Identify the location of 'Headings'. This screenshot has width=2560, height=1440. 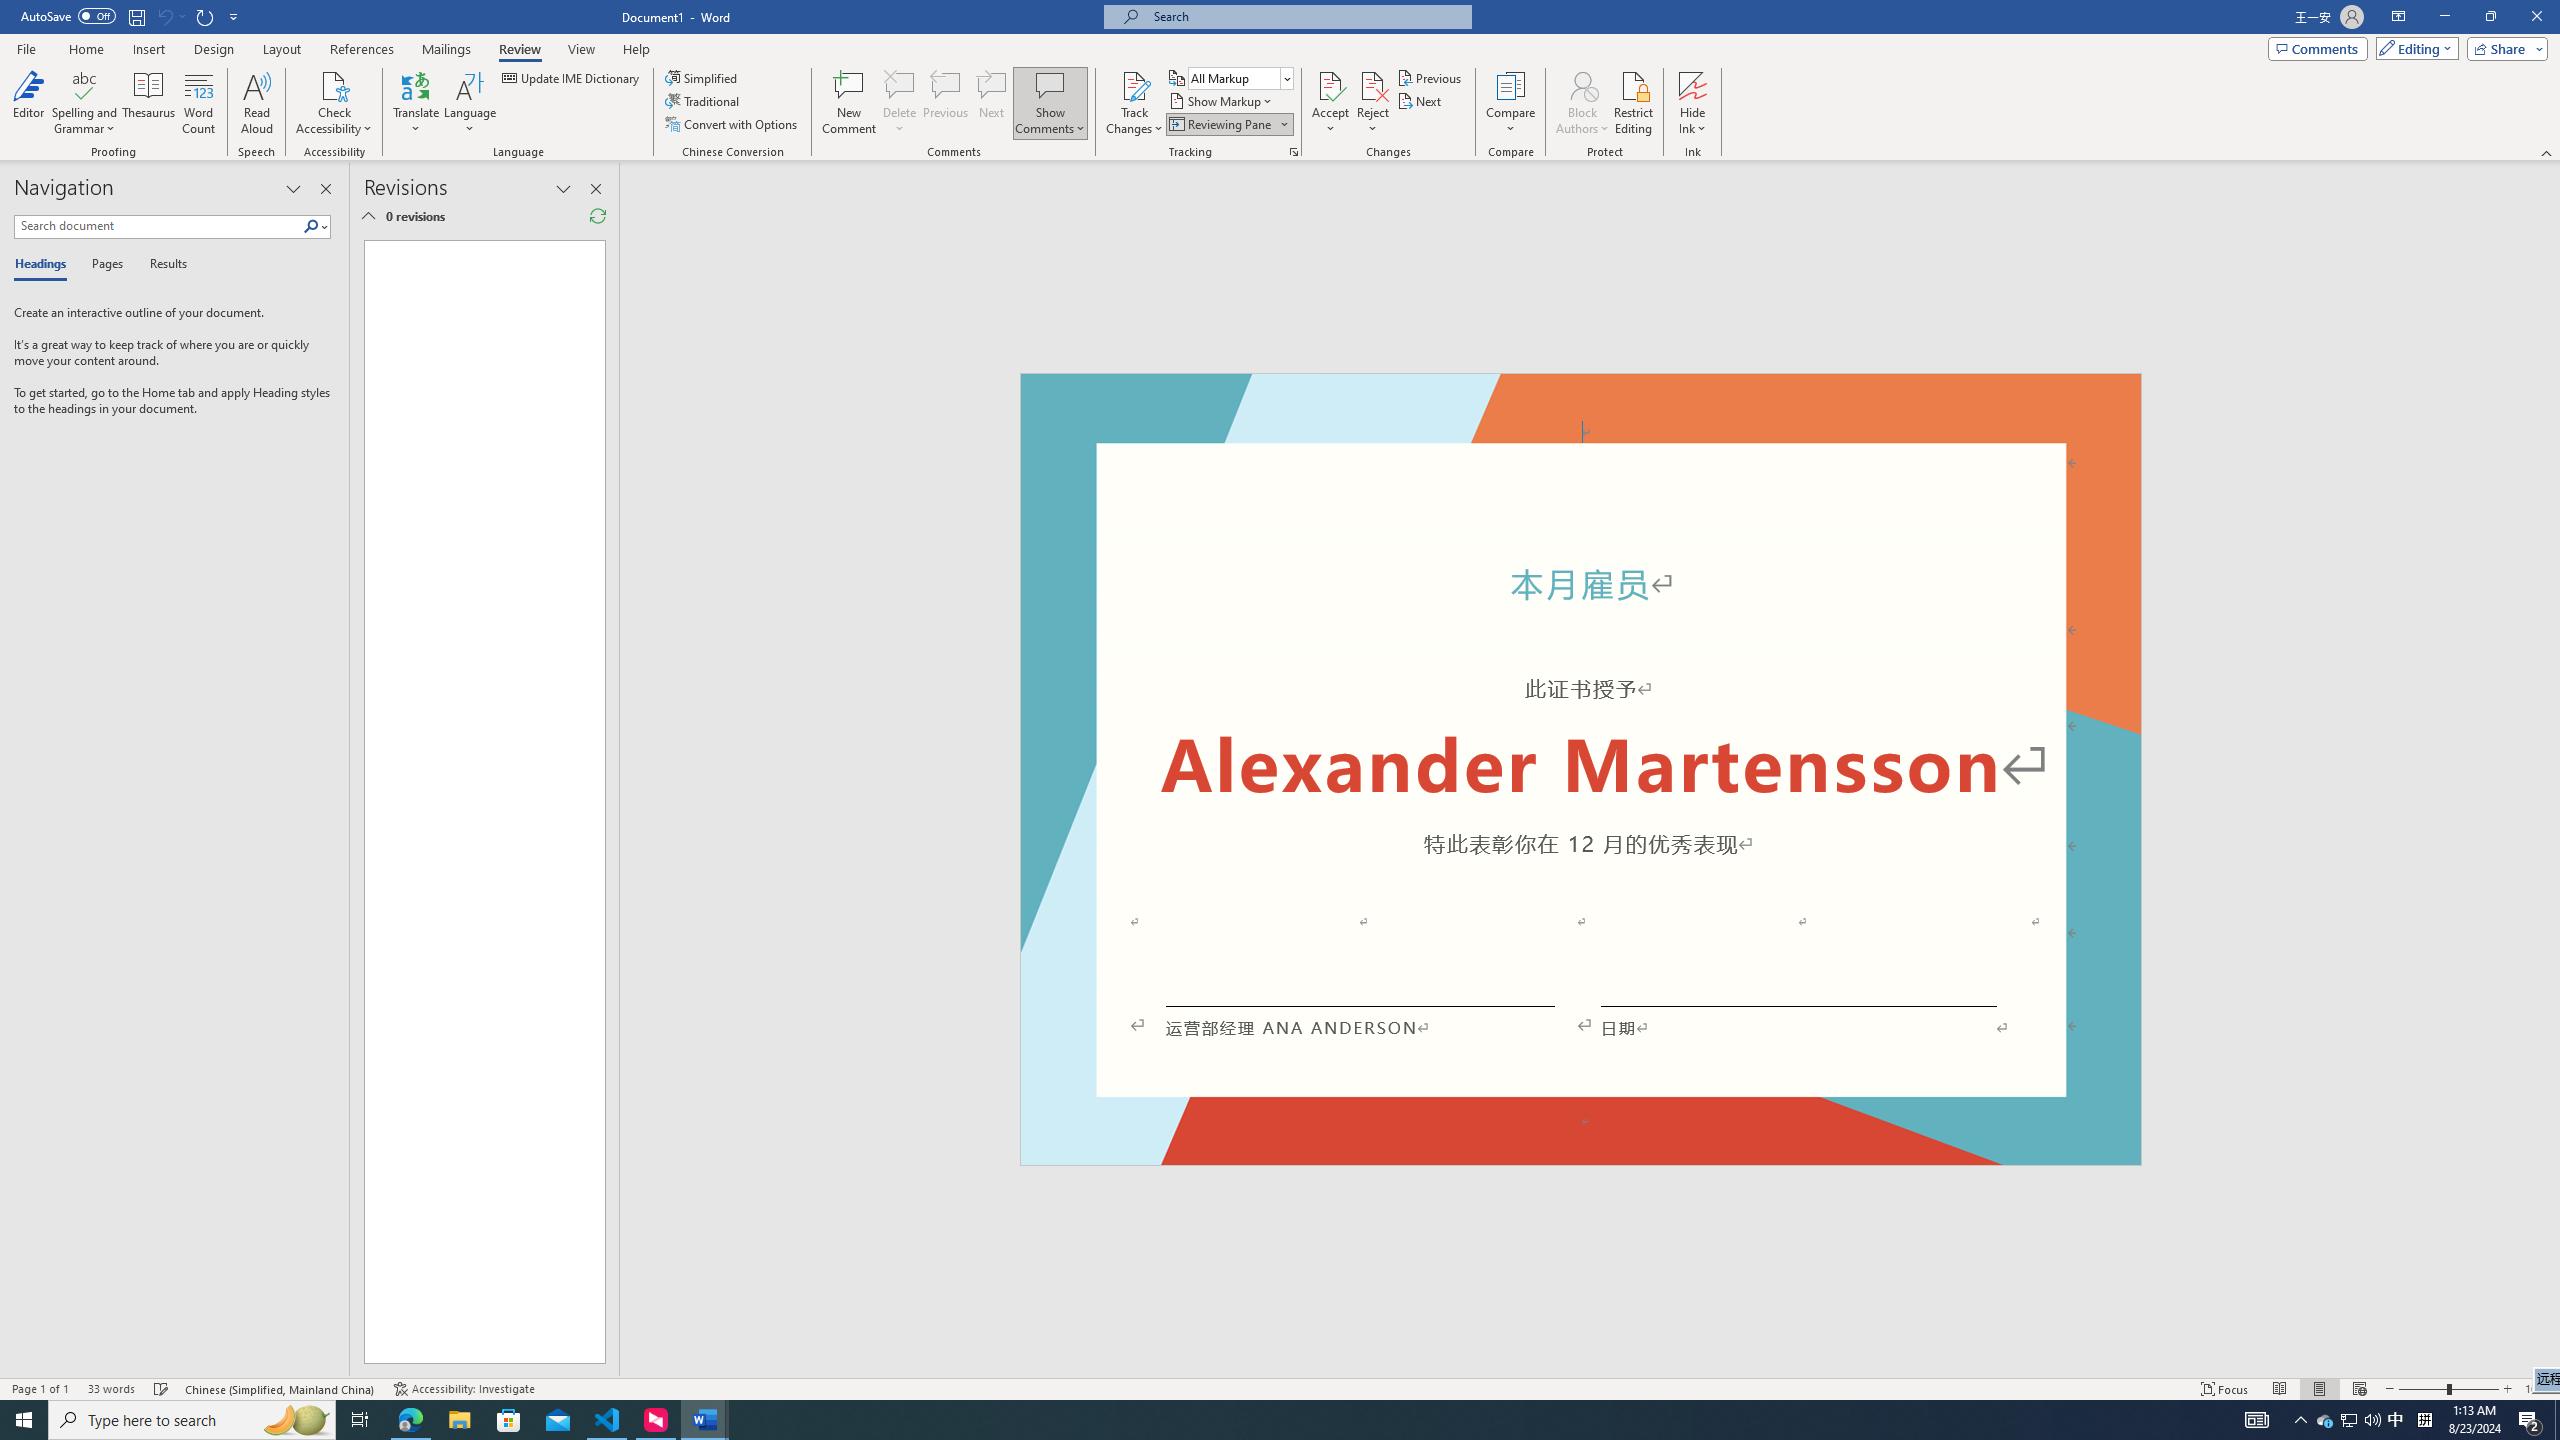
(44, 264).